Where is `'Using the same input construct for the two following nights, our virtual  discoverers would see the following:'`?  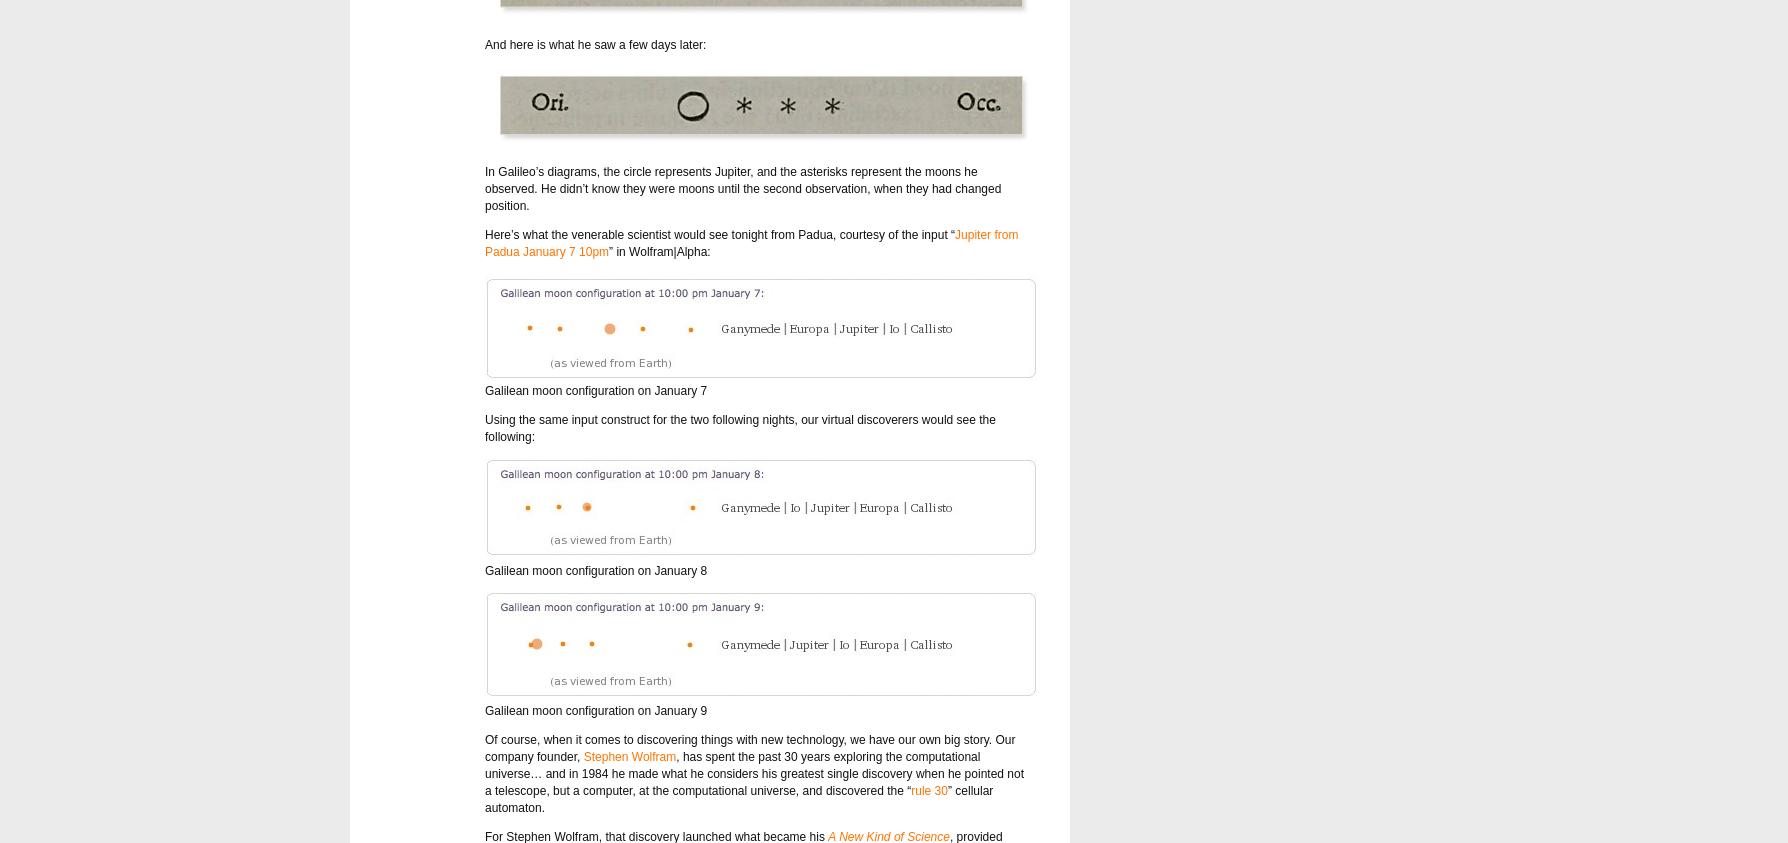
'Using the same input construct for the two following nights, our virtual  discoverers would see the following:' is located at coordinates (485, 428).